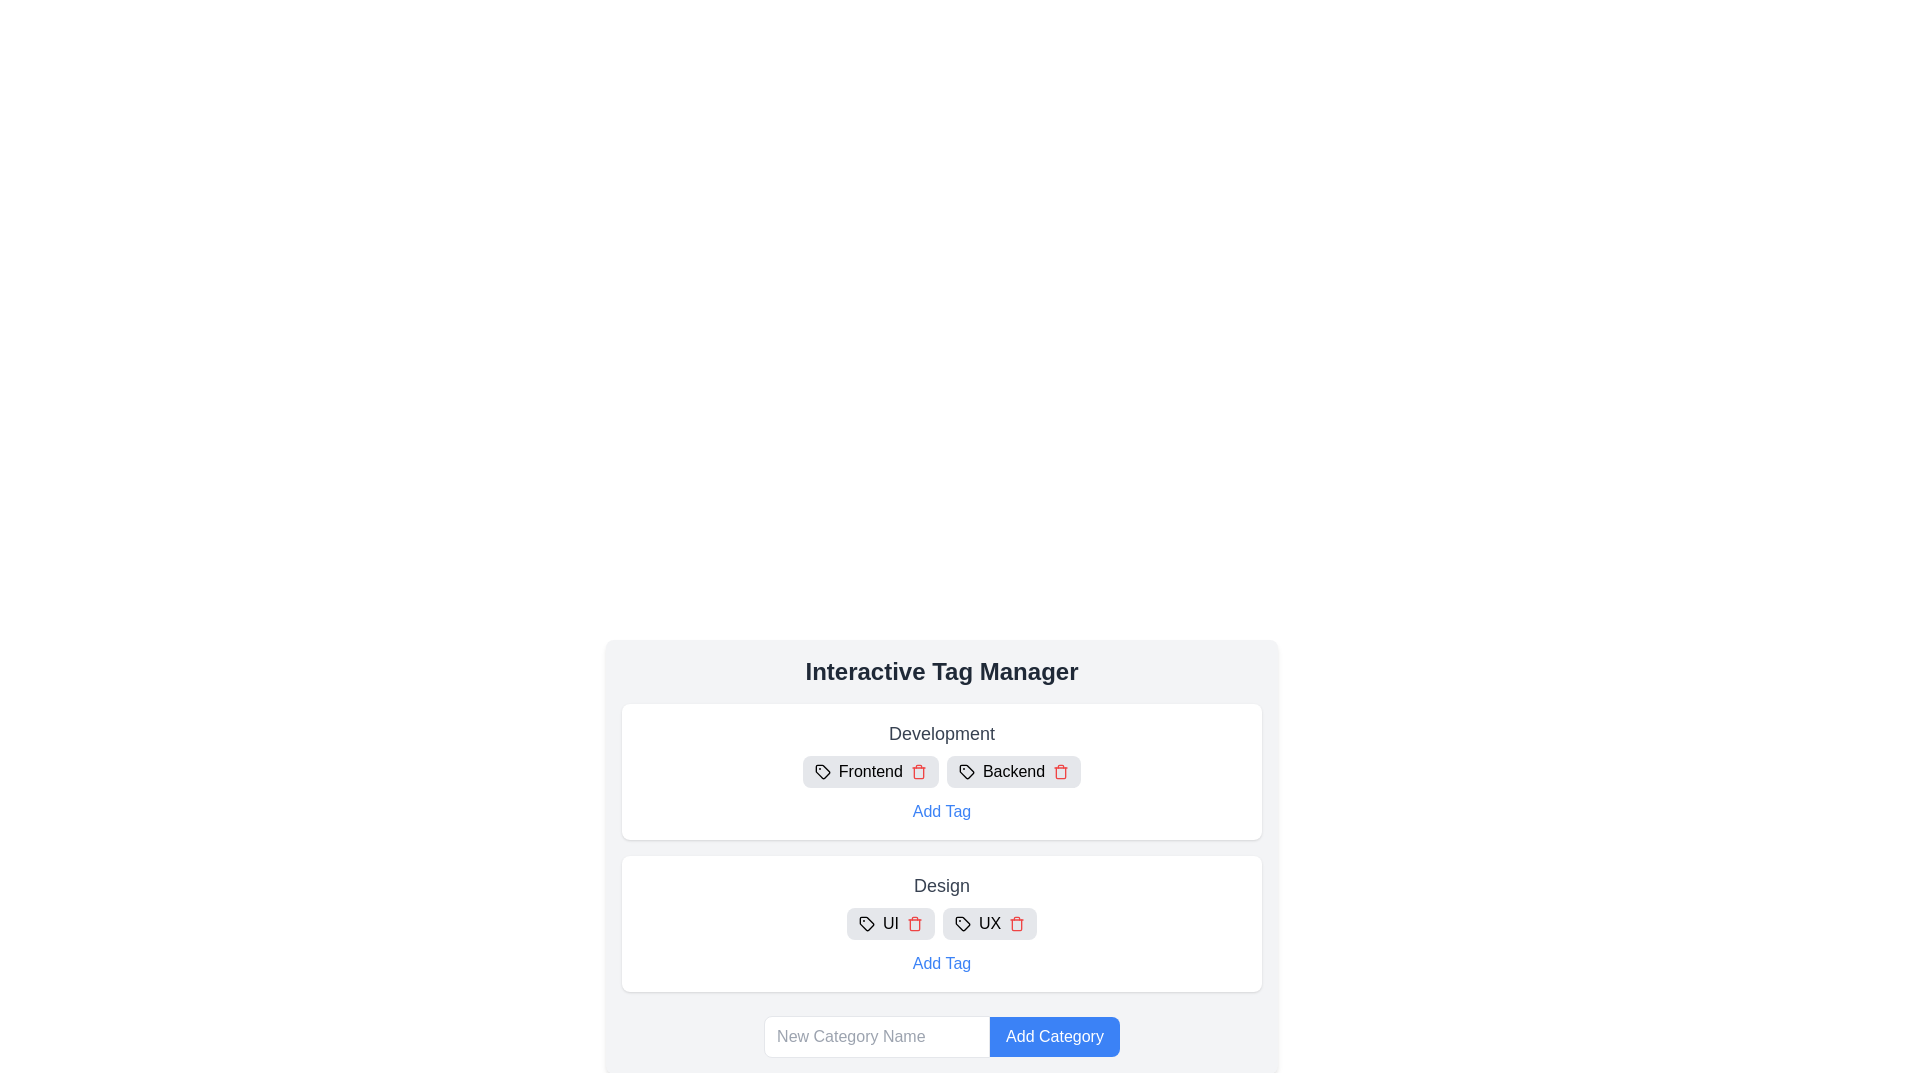 The width and height of the screenshot is (1920, 1080). Describe the element at coordinates (917, 770) in the screenshot. I see `the red trash icon button next to the 'Frontend' text` at that location.